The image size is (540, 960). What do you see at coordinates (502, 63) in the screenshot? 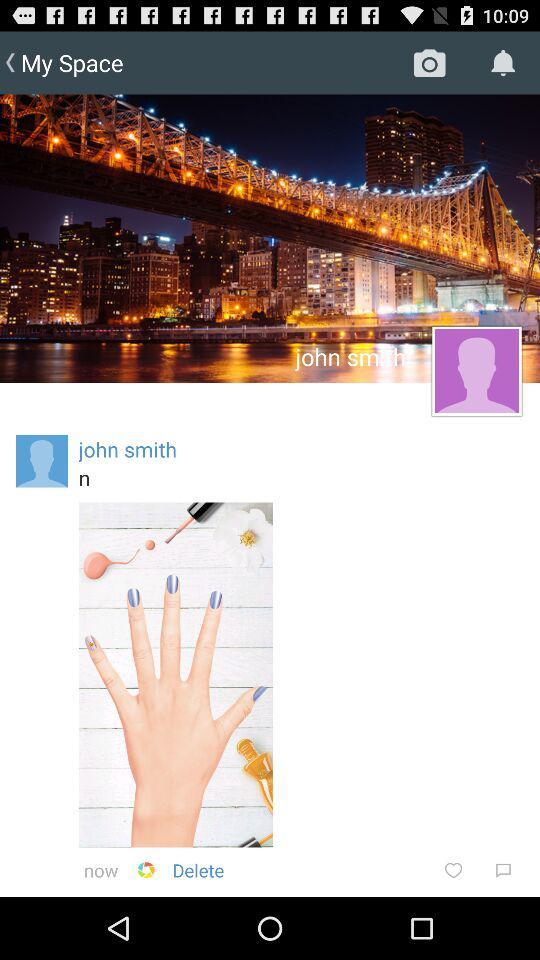
I see `the notification icon` at bounding box center [502, 63].